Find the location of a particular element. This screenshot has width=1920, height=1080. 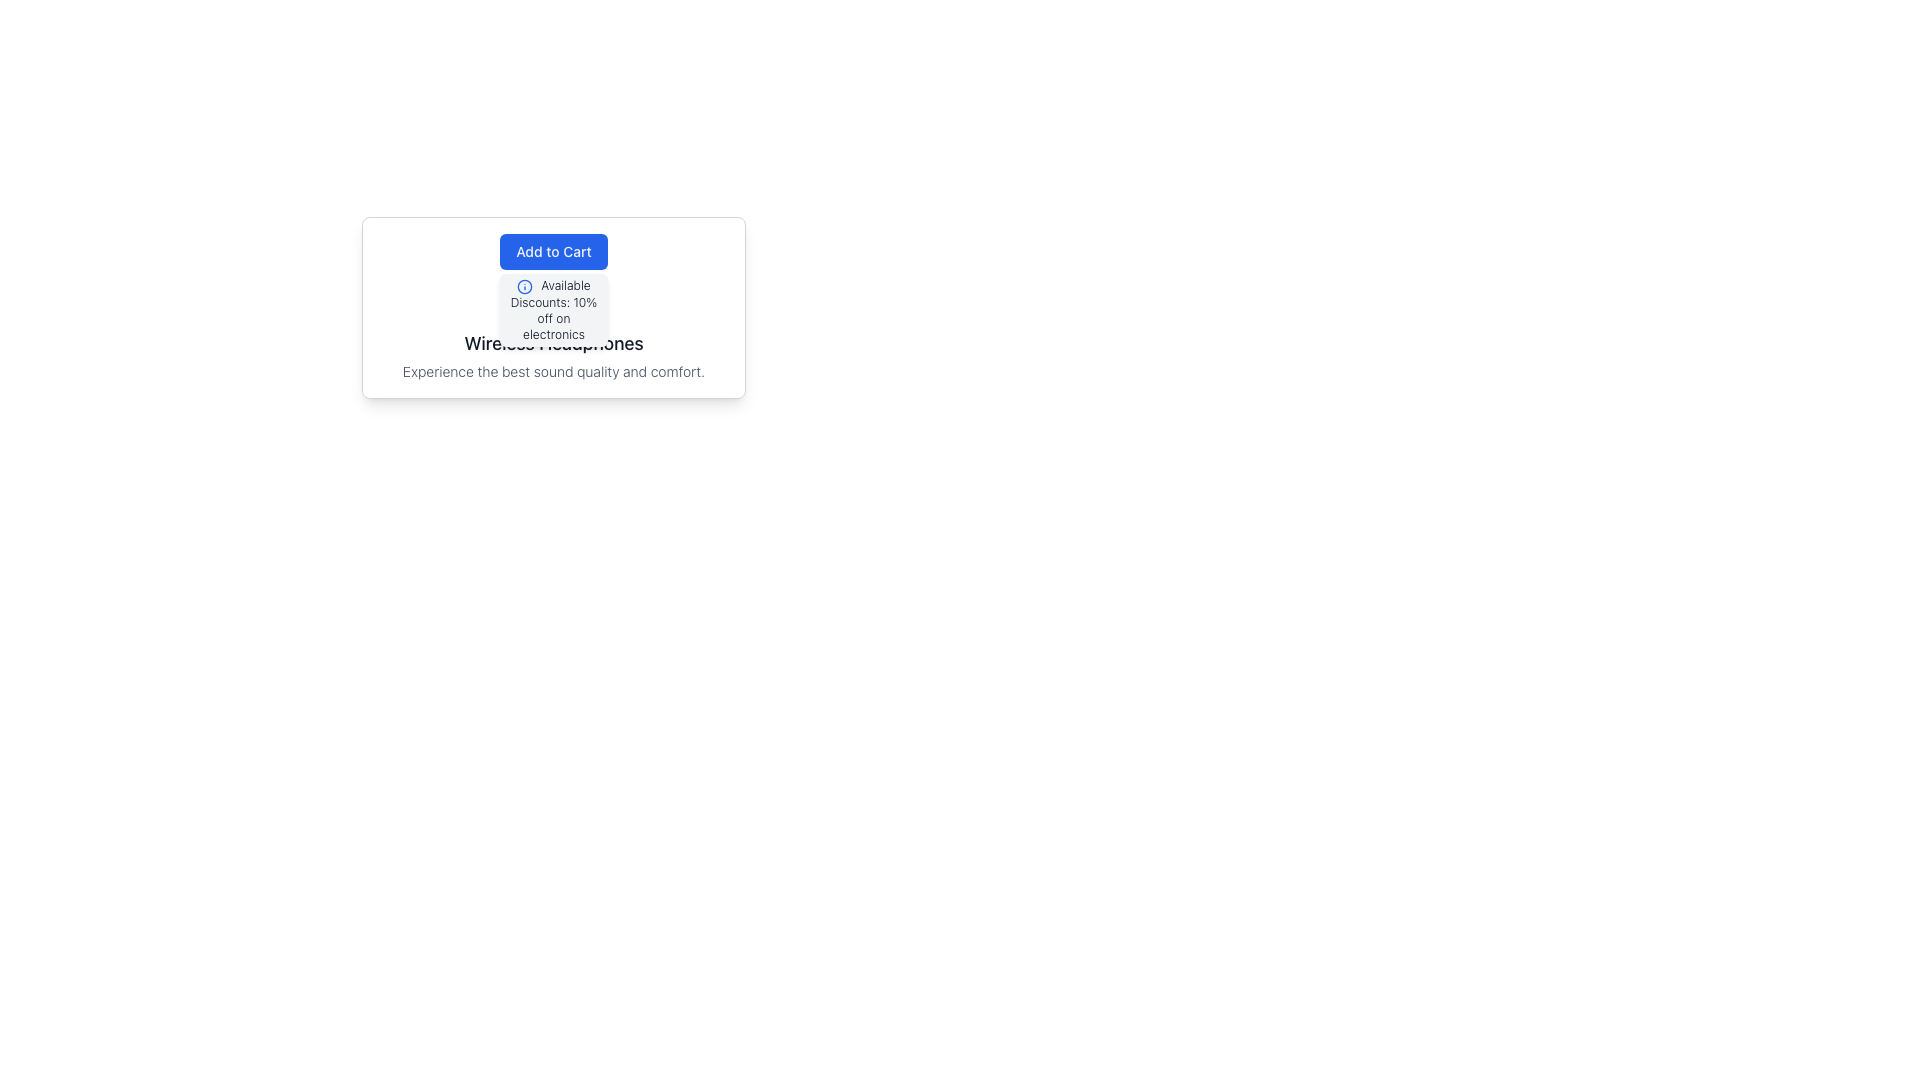

the tooltip displaying 'Available Discounts: 10% off on electronics', which is located directly beneath the 'Add to Cart' button is located at coordinates (553, 310).